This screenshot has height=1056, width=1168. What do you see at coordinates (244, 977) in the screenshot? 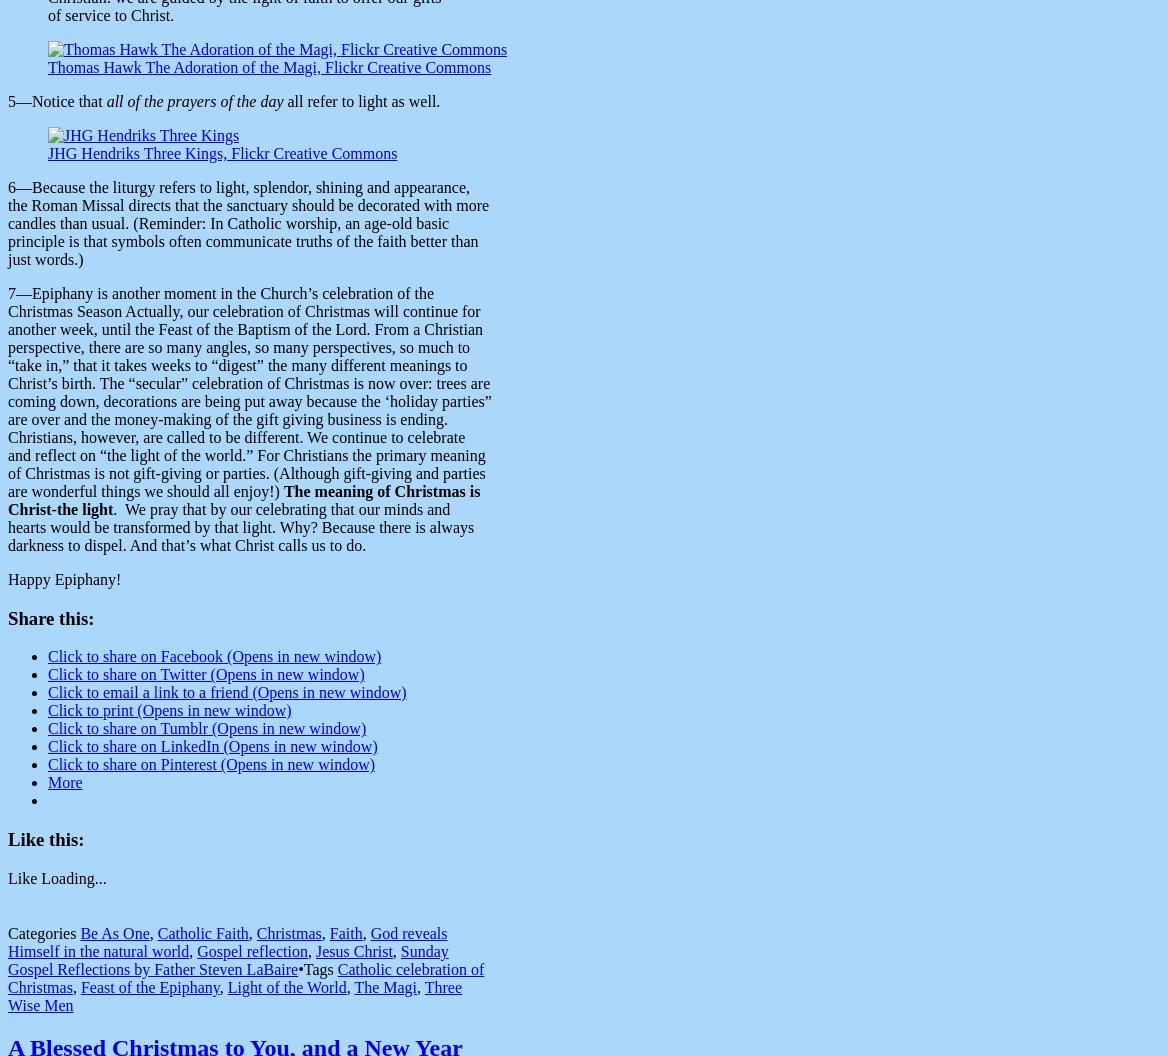
I see `'Catholic celebration of Christmas'` at bounding box center [244, 977].